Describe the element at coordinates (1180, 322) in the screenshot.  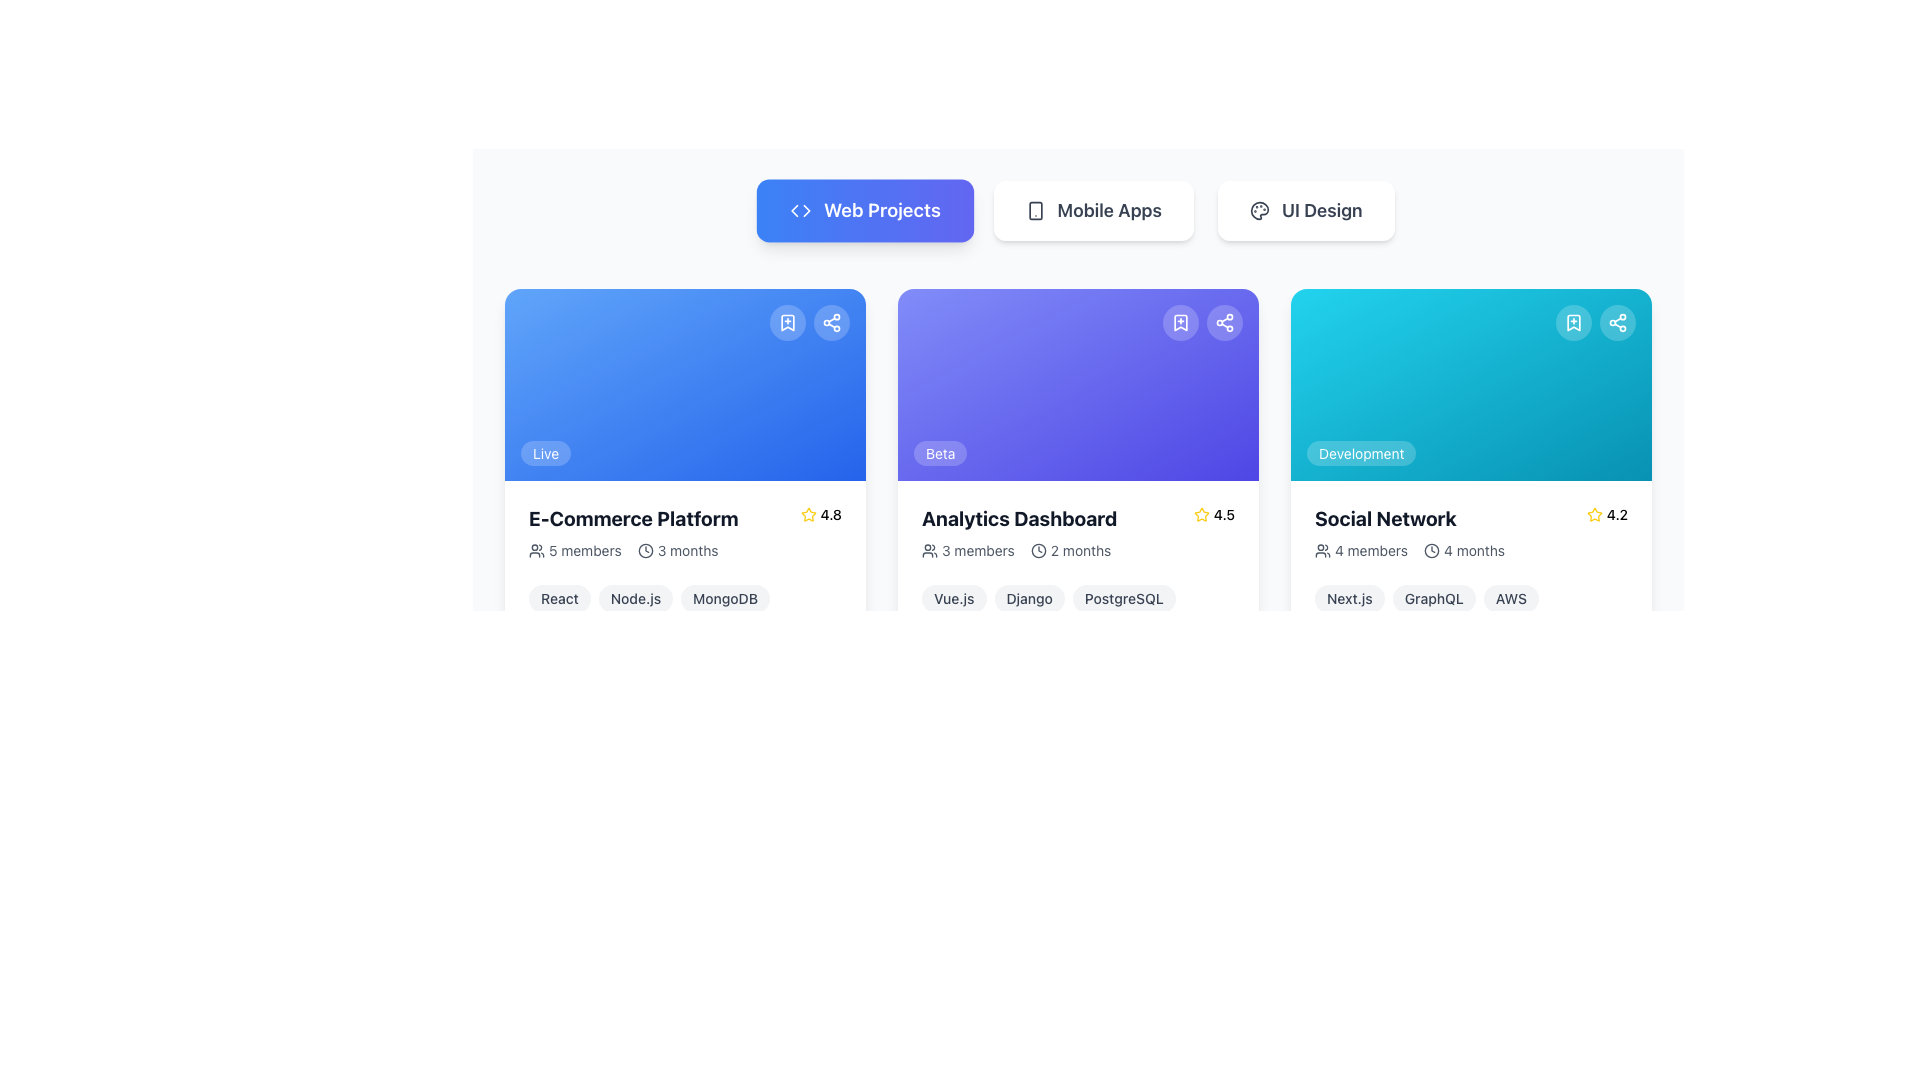
I see `the bookmark icon with a plus sign located in the top-right corner of the 'Analytics Dashboard' card` at that location.